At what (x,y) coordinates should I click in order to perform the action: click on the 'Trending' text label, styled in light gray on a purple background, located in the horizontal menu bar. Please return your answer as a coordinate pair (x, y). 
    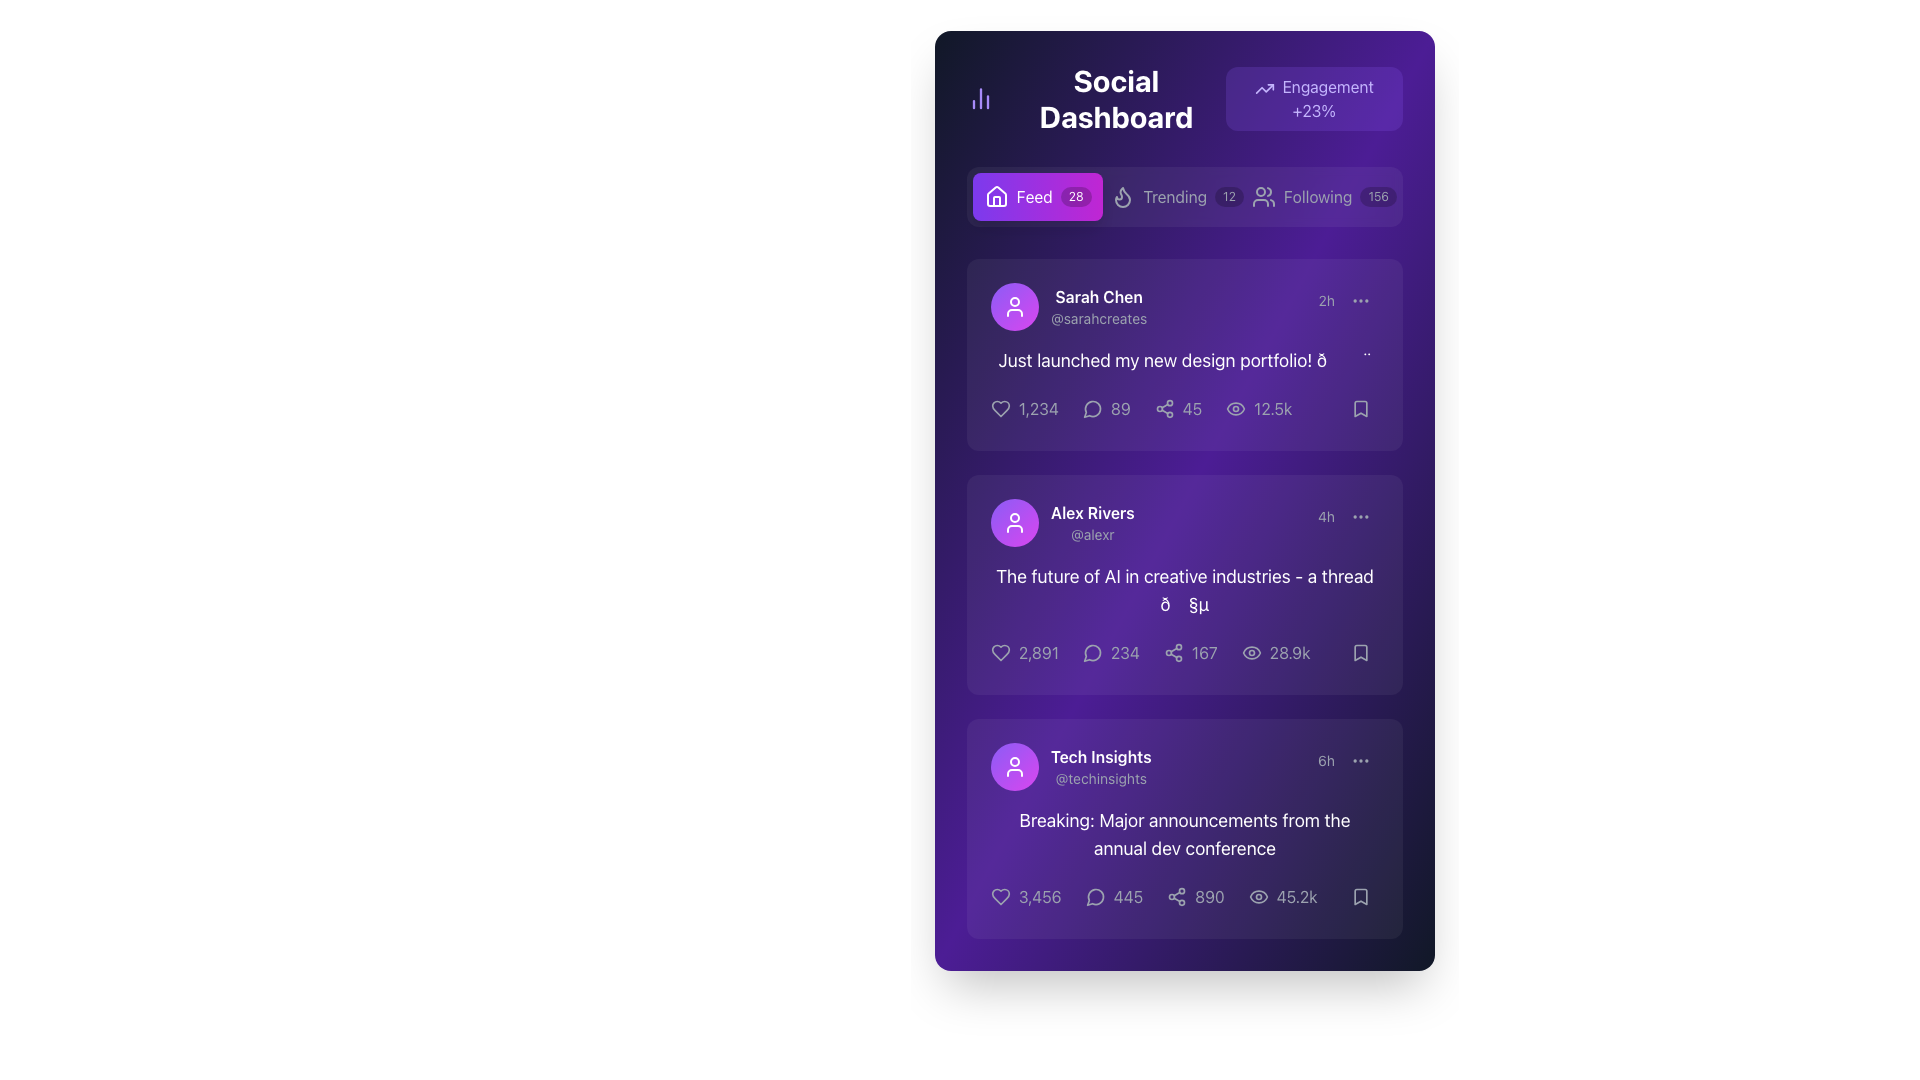
    Looking at the image, I should click on (1175, 196).